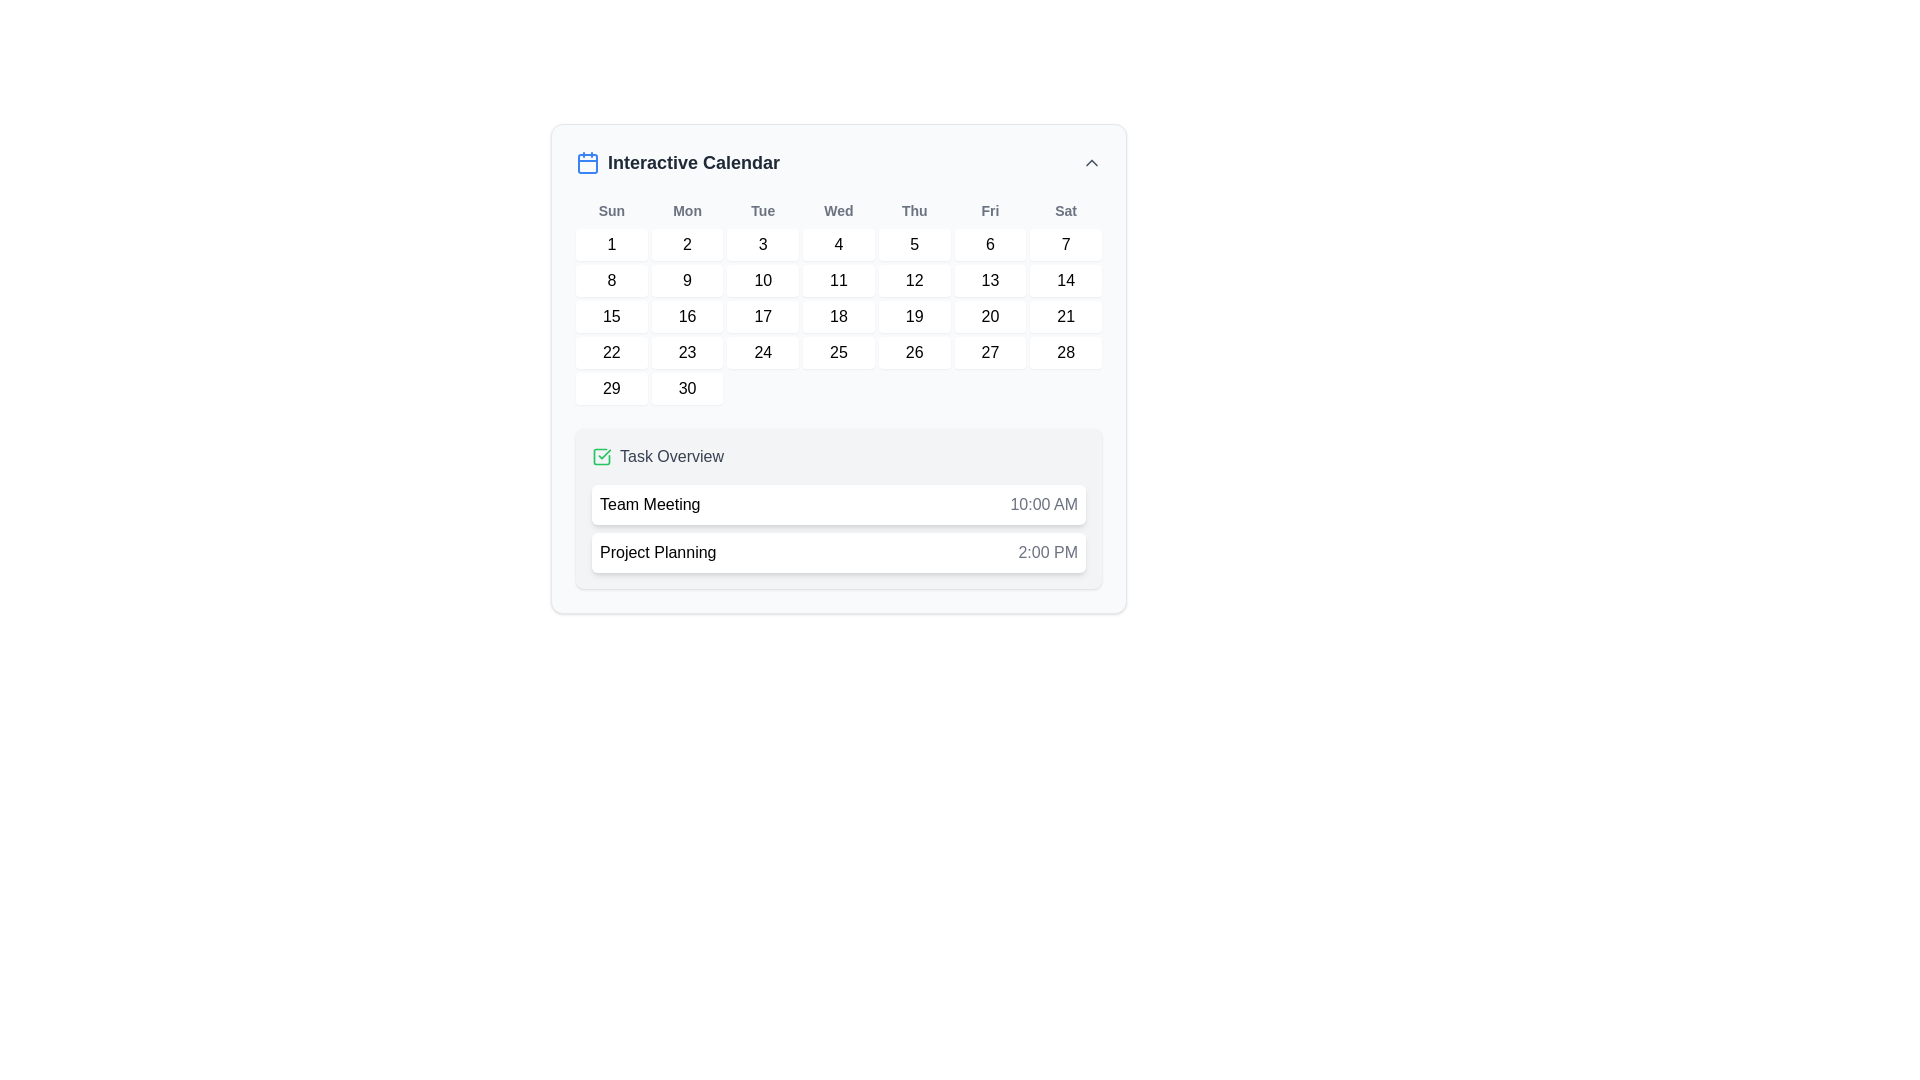  What do you see at coordinates (839, 315) in the screenshot?
I see `the calendar date tile representing the 18th` at bounding box center [839, 315].